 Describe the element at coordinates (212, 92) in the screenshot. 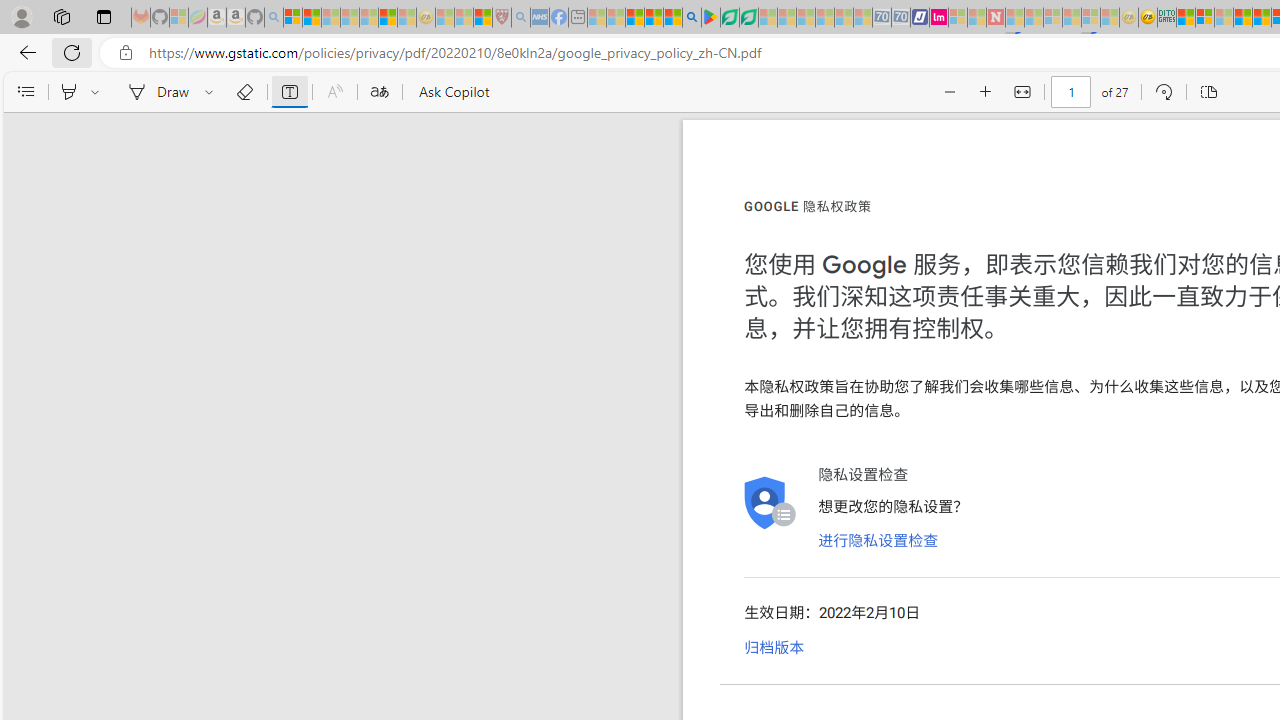

I see `'Select ink properties'` at that location.